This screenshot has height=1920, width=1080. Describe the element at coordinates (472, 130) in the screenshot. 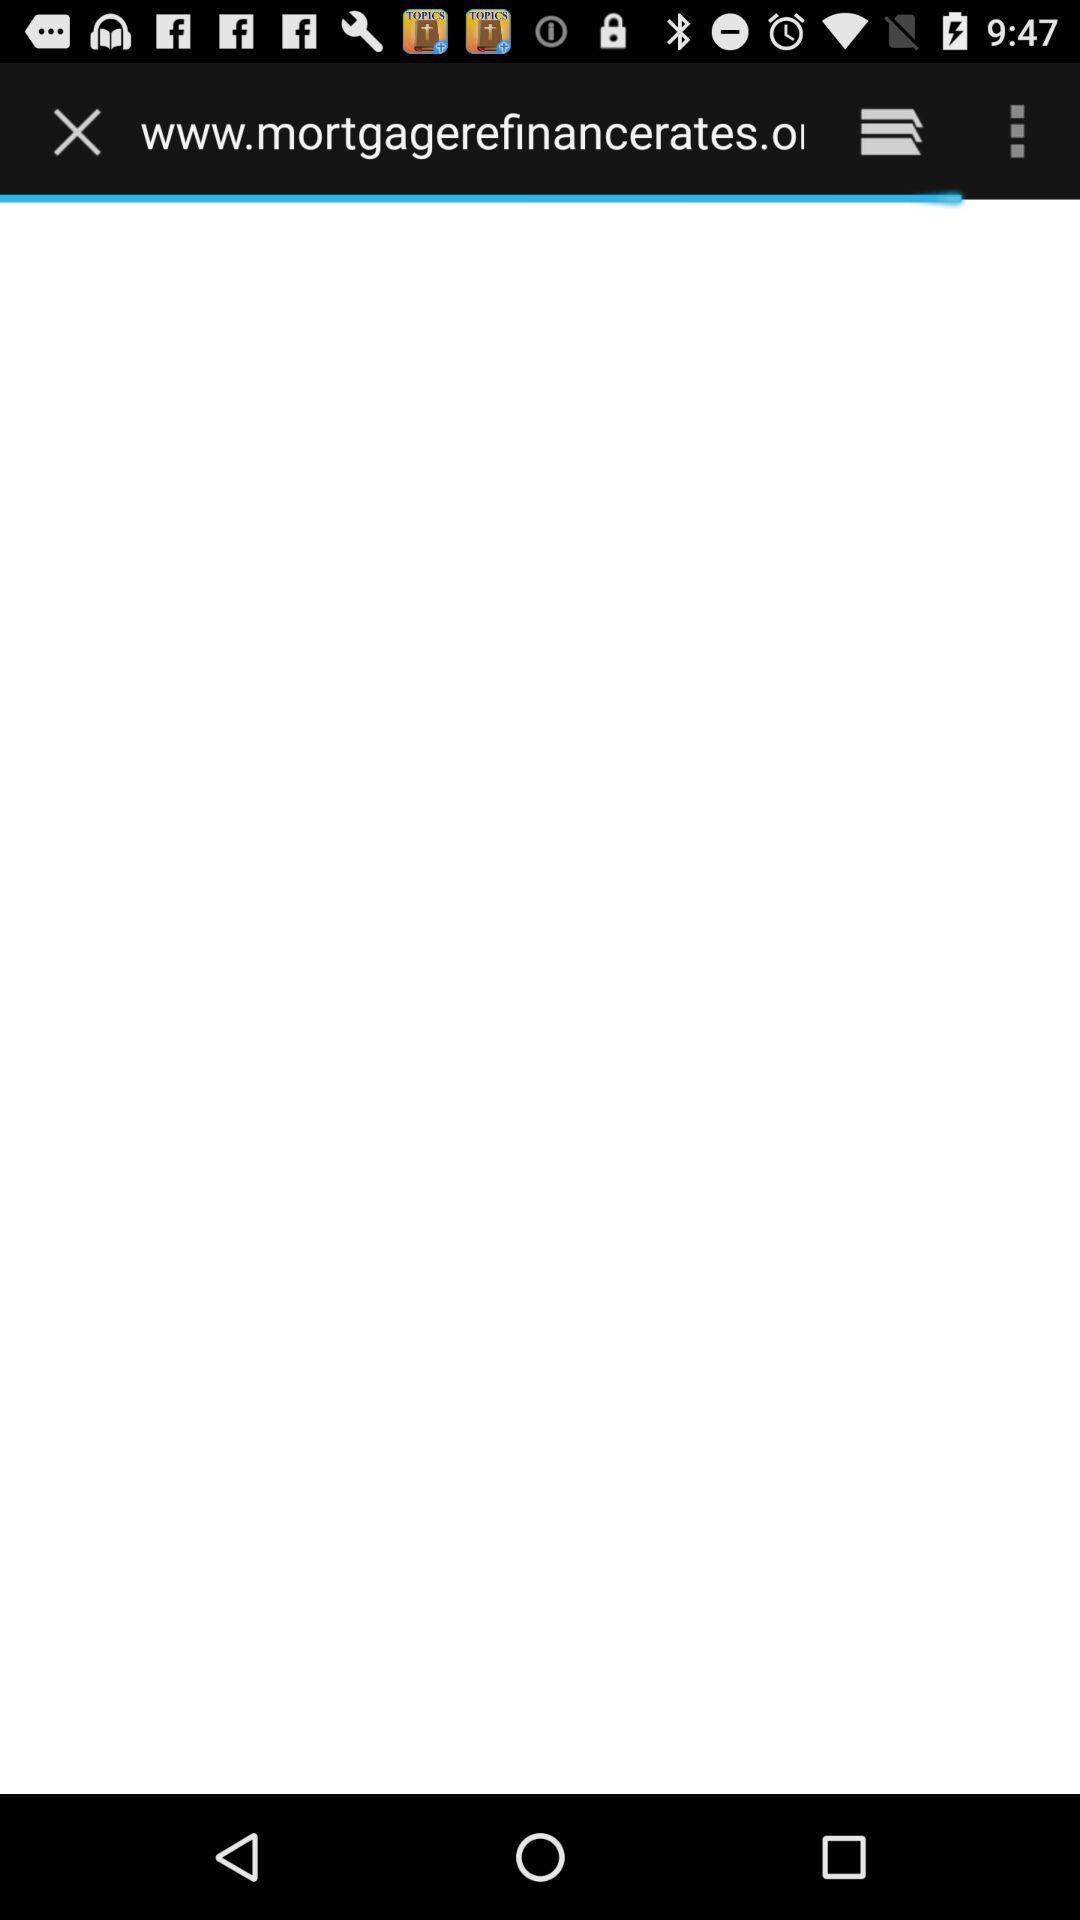

I see `www mortgagerefinancerates org item` at that location.